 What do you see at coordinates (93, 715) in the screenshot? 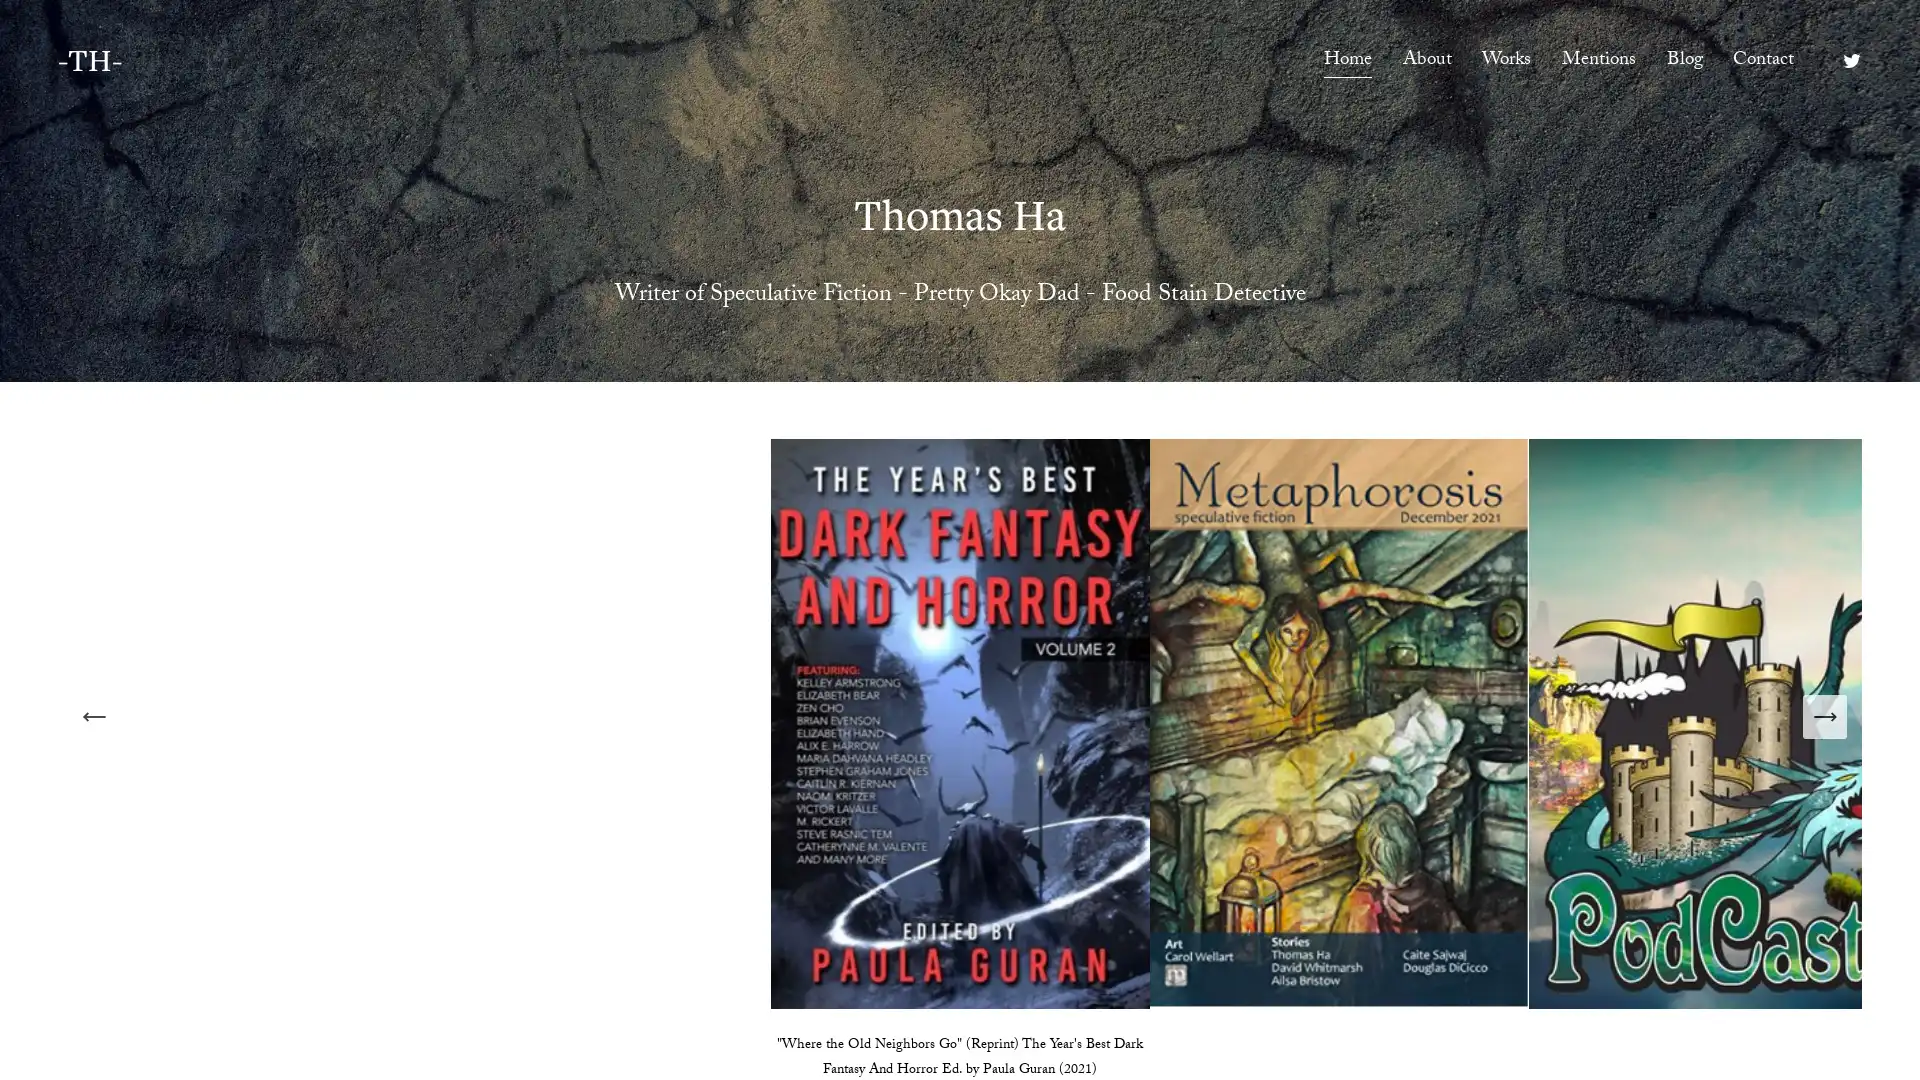
I see `Previous Slide` at bounding box center [93, 715].